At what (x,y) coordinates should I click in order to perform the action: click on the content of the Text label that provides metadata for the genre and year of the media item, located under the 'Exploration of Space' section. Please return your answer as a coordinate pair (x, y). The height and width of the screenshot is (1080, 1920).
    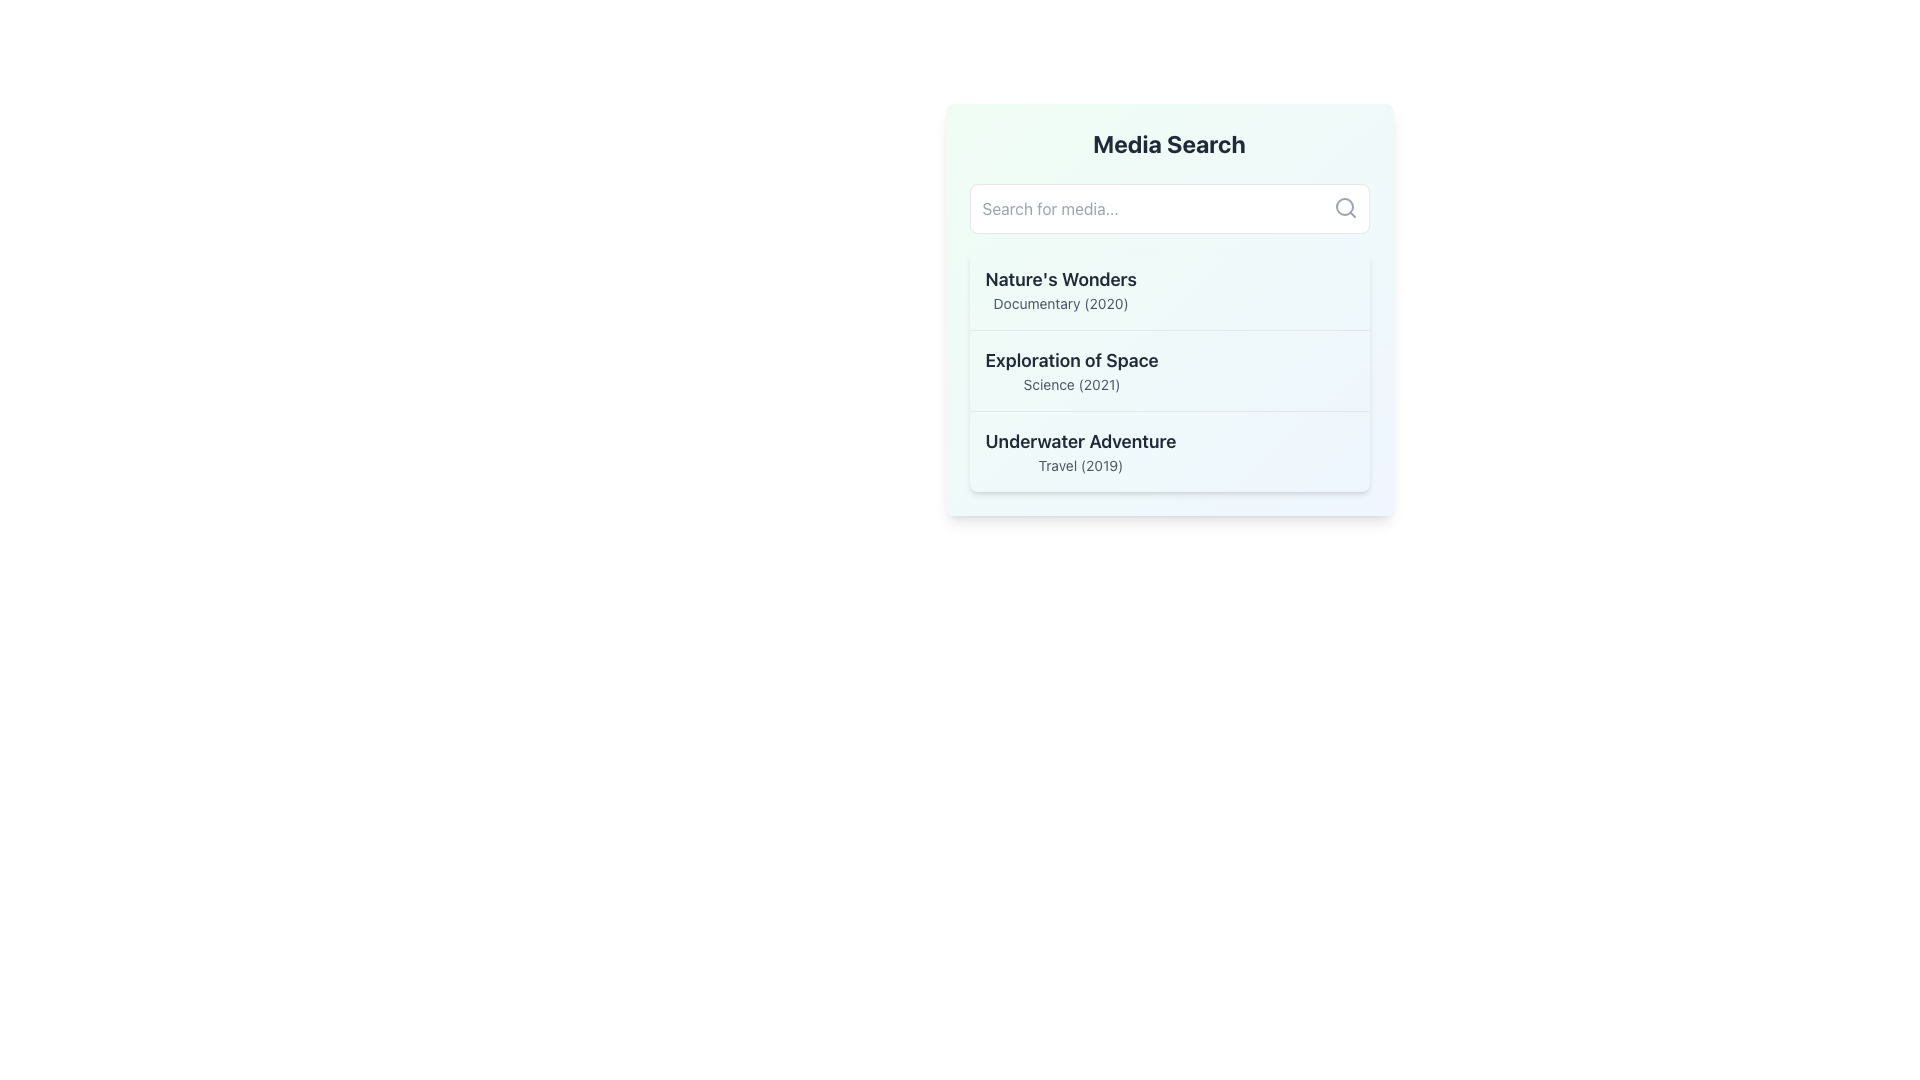
    Looking at the image, I should click on (1071, 385).